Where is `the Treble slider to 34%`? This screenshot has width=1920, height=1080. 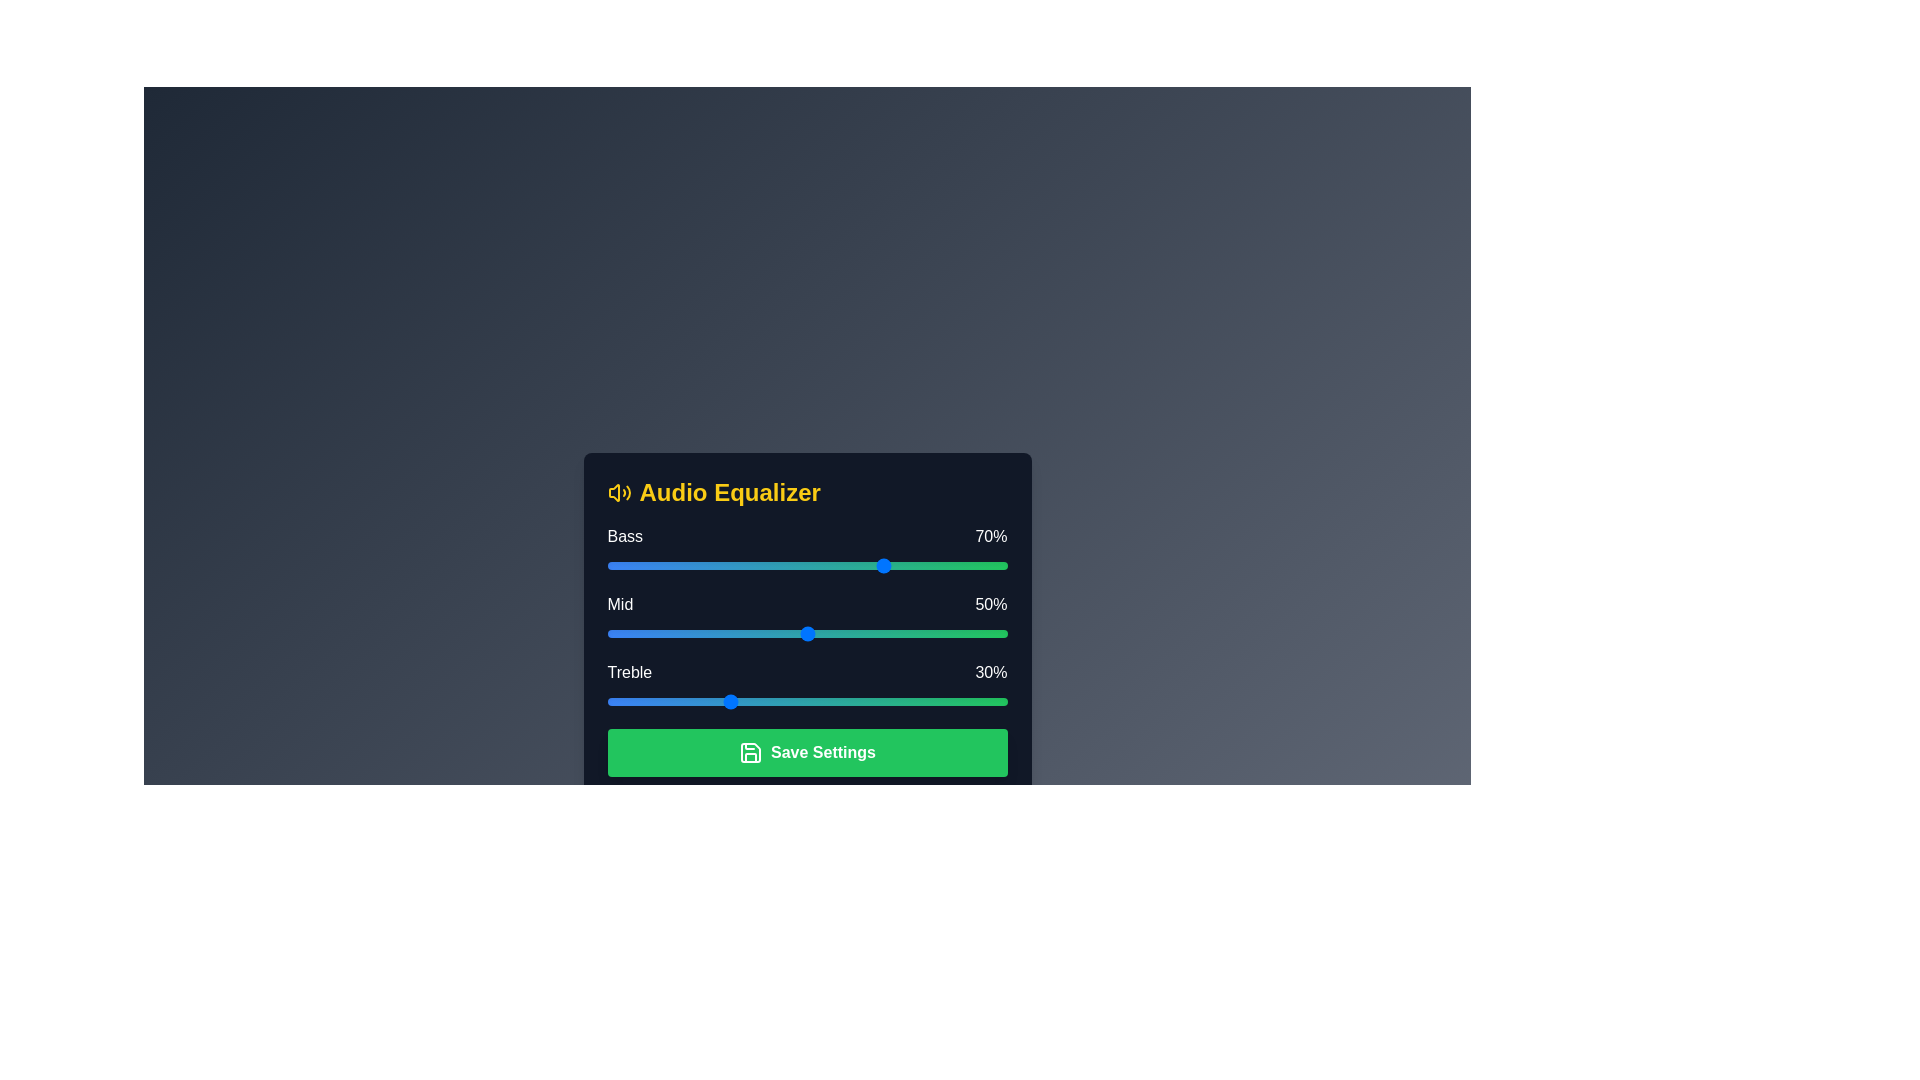
the Treble slider to 34% is located at coordinates (742, 701).